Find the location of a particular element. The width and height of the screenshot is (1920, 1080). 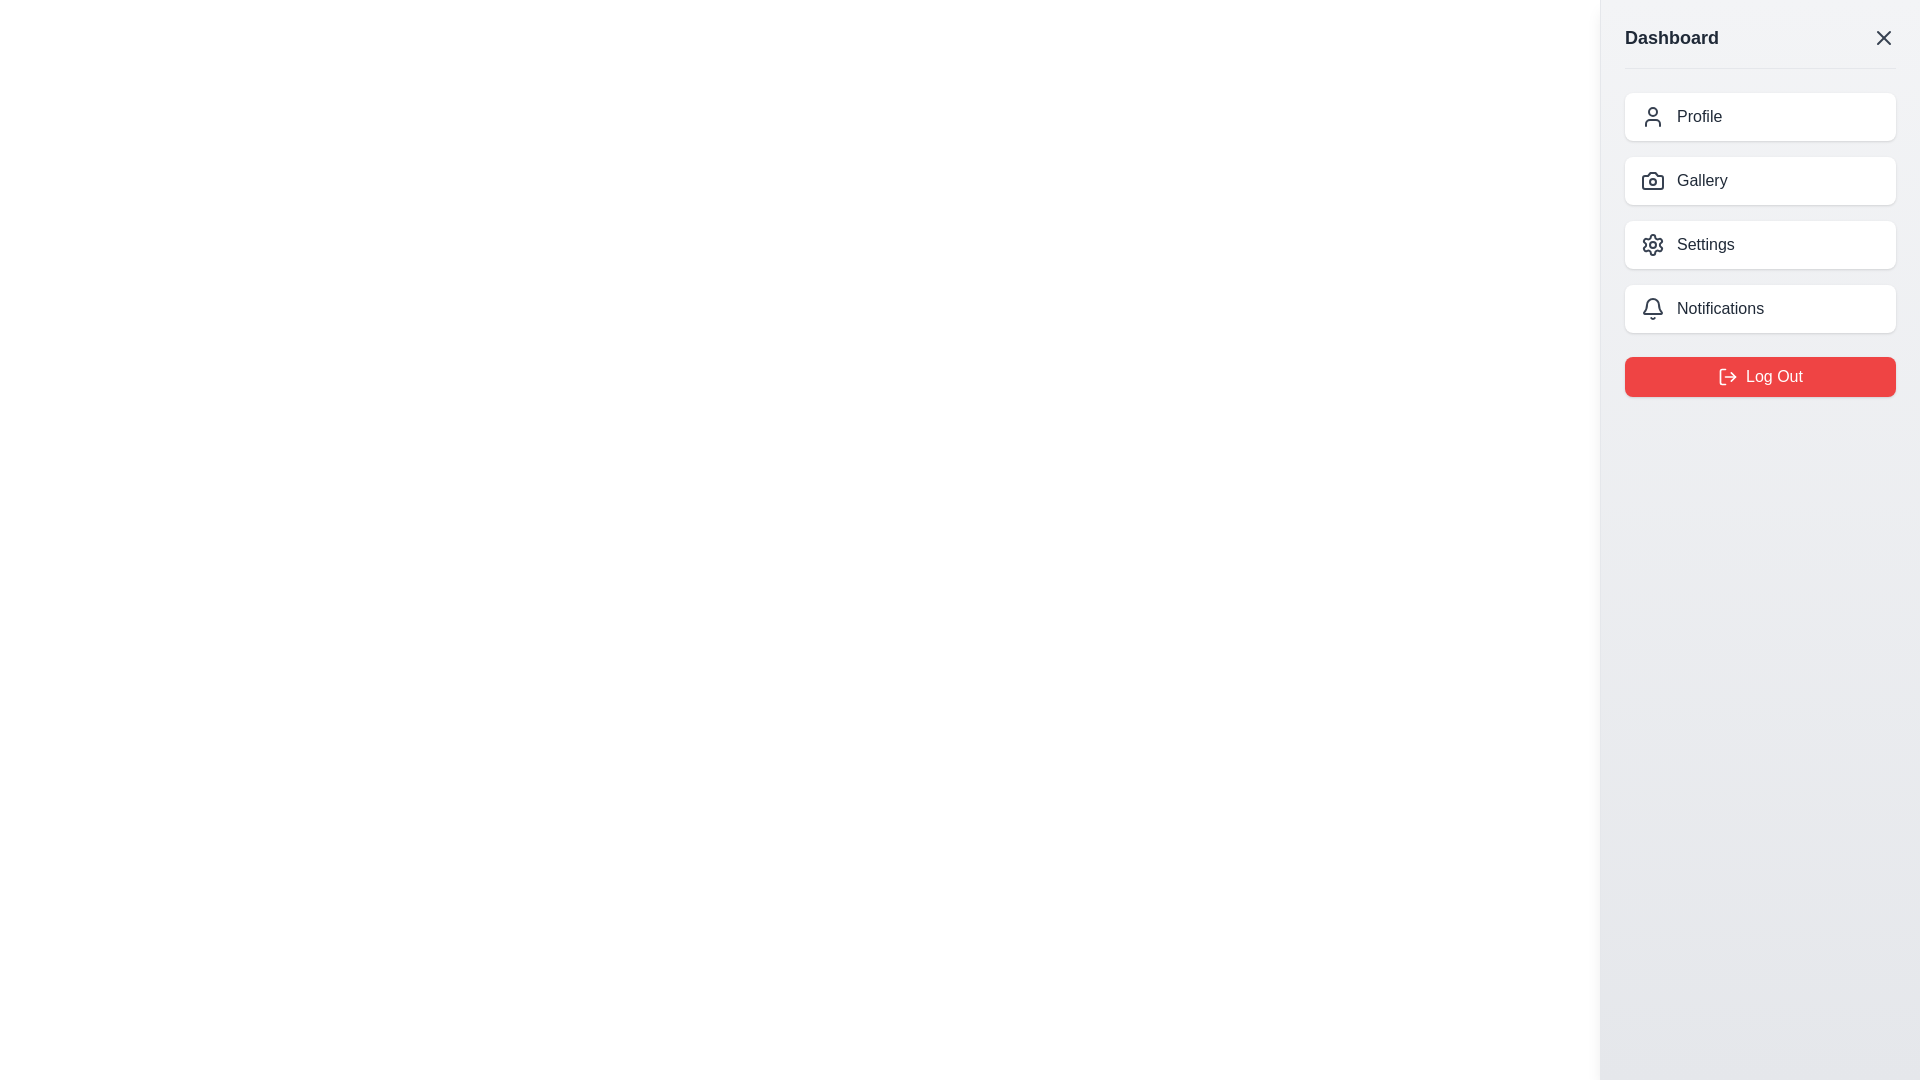

the 'Gallery' text label in the vertical navigation menu, which is the second option below 'Profile' and above 'Settings' is located at coordinates (1701, 181).